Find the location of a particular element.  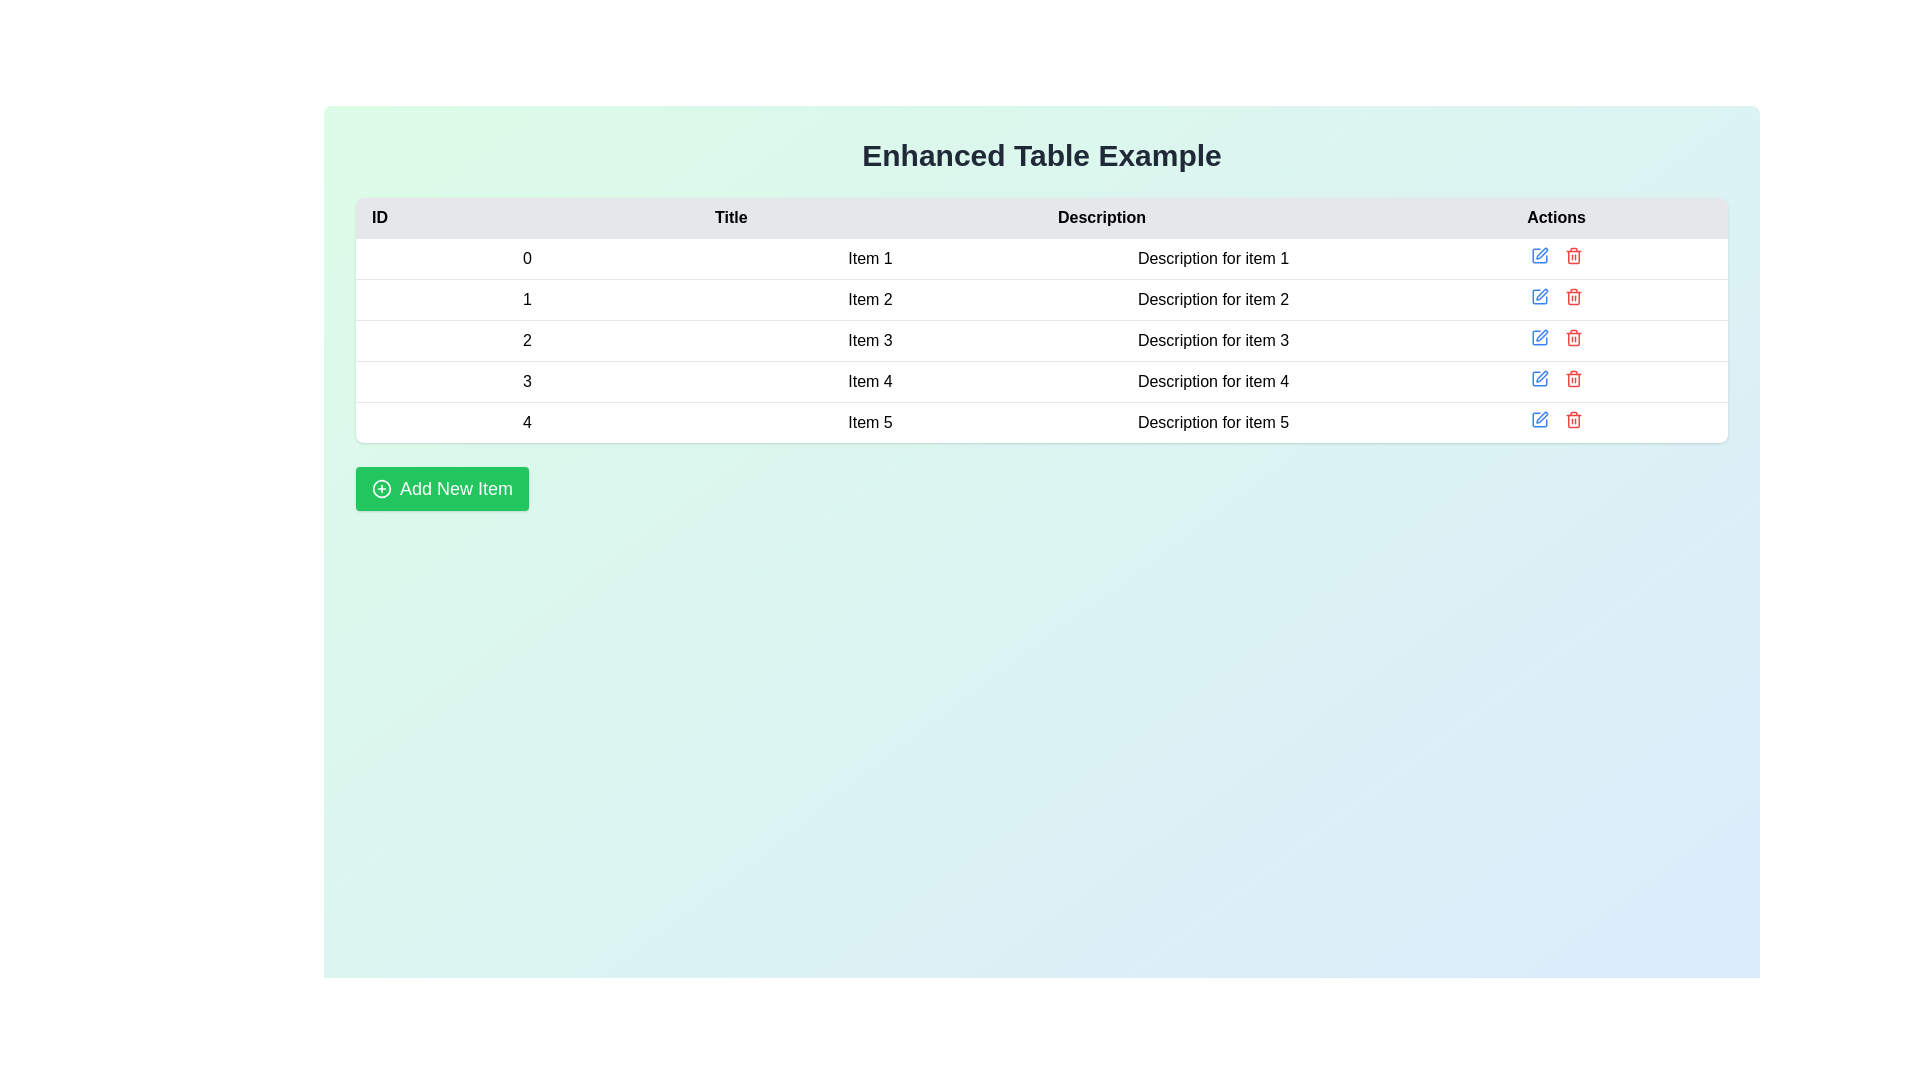

the third row in the table which contains the cells displaying the number '2', 'Item 3', and 'Description for item 3' is located at coordinates (1040, 339).